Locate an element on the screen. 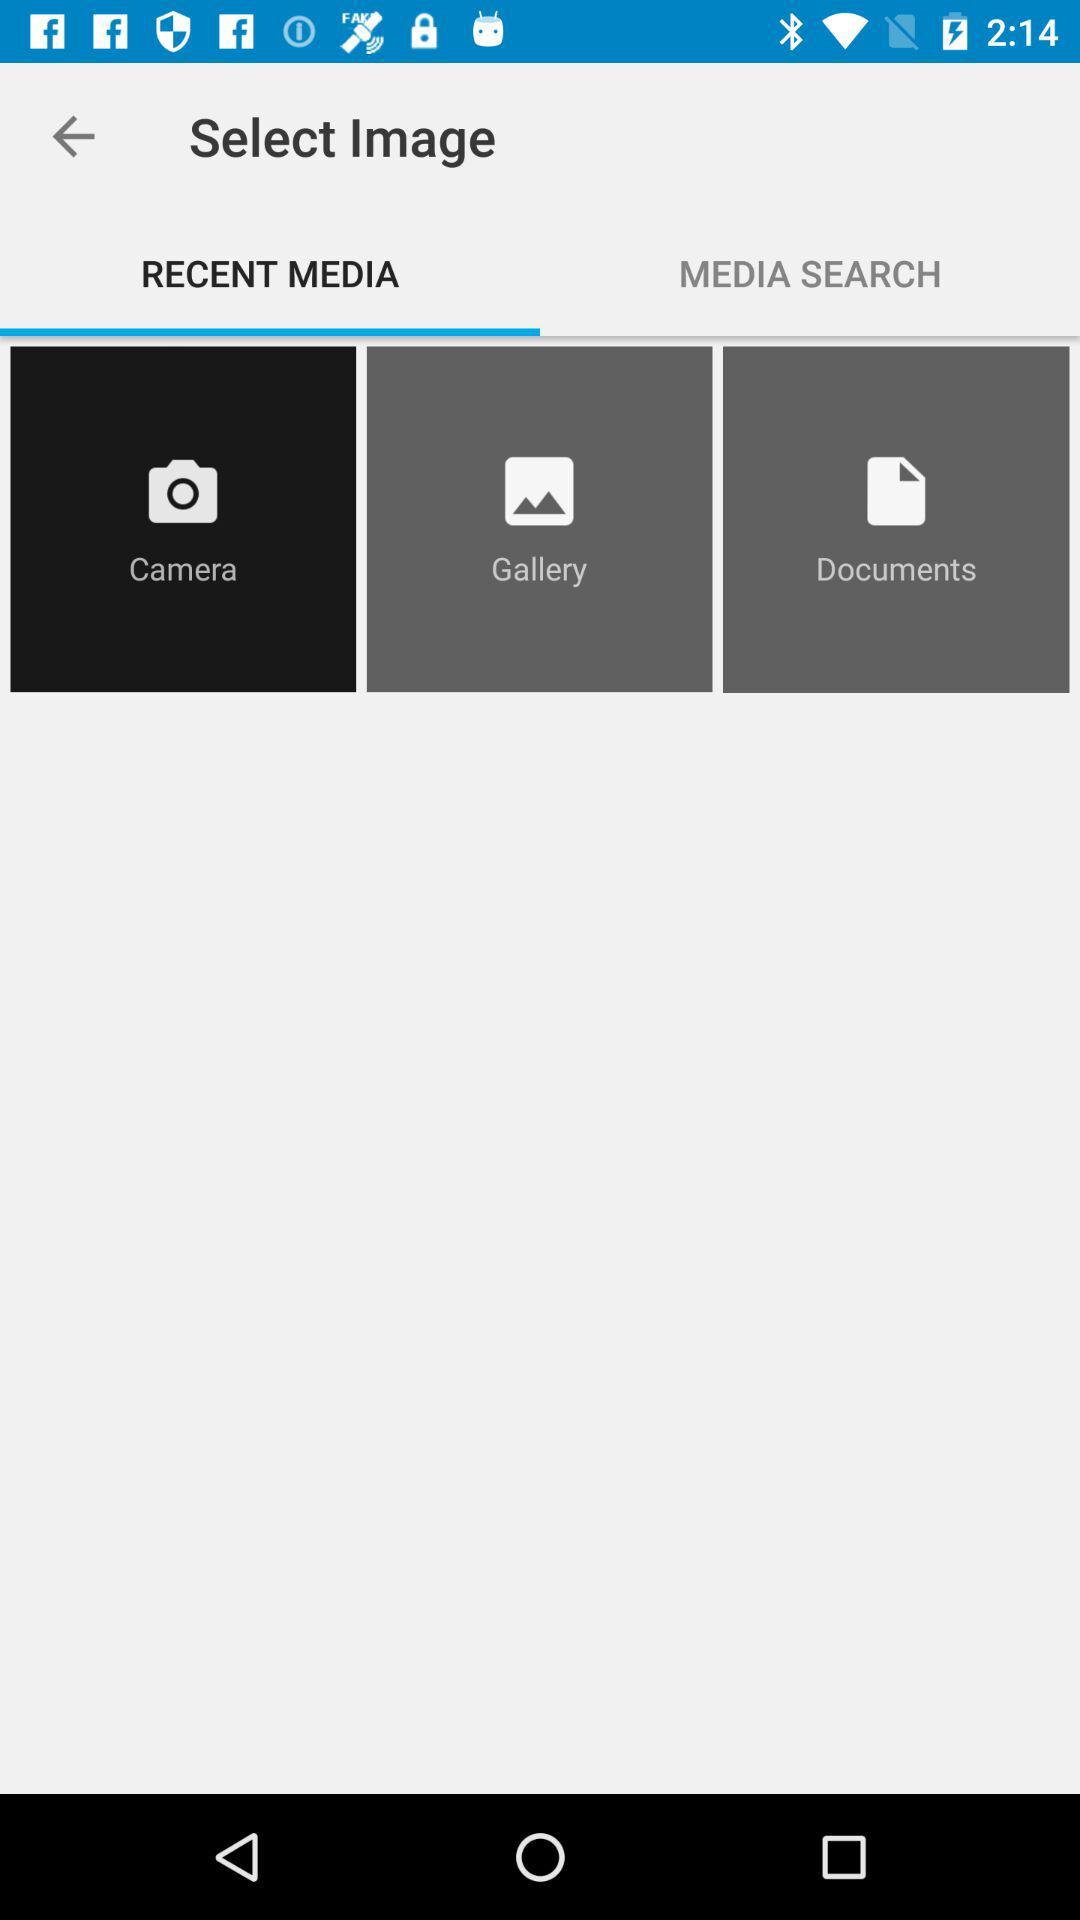  icon to the left of the select image icon is located at coordinates (72, 135).